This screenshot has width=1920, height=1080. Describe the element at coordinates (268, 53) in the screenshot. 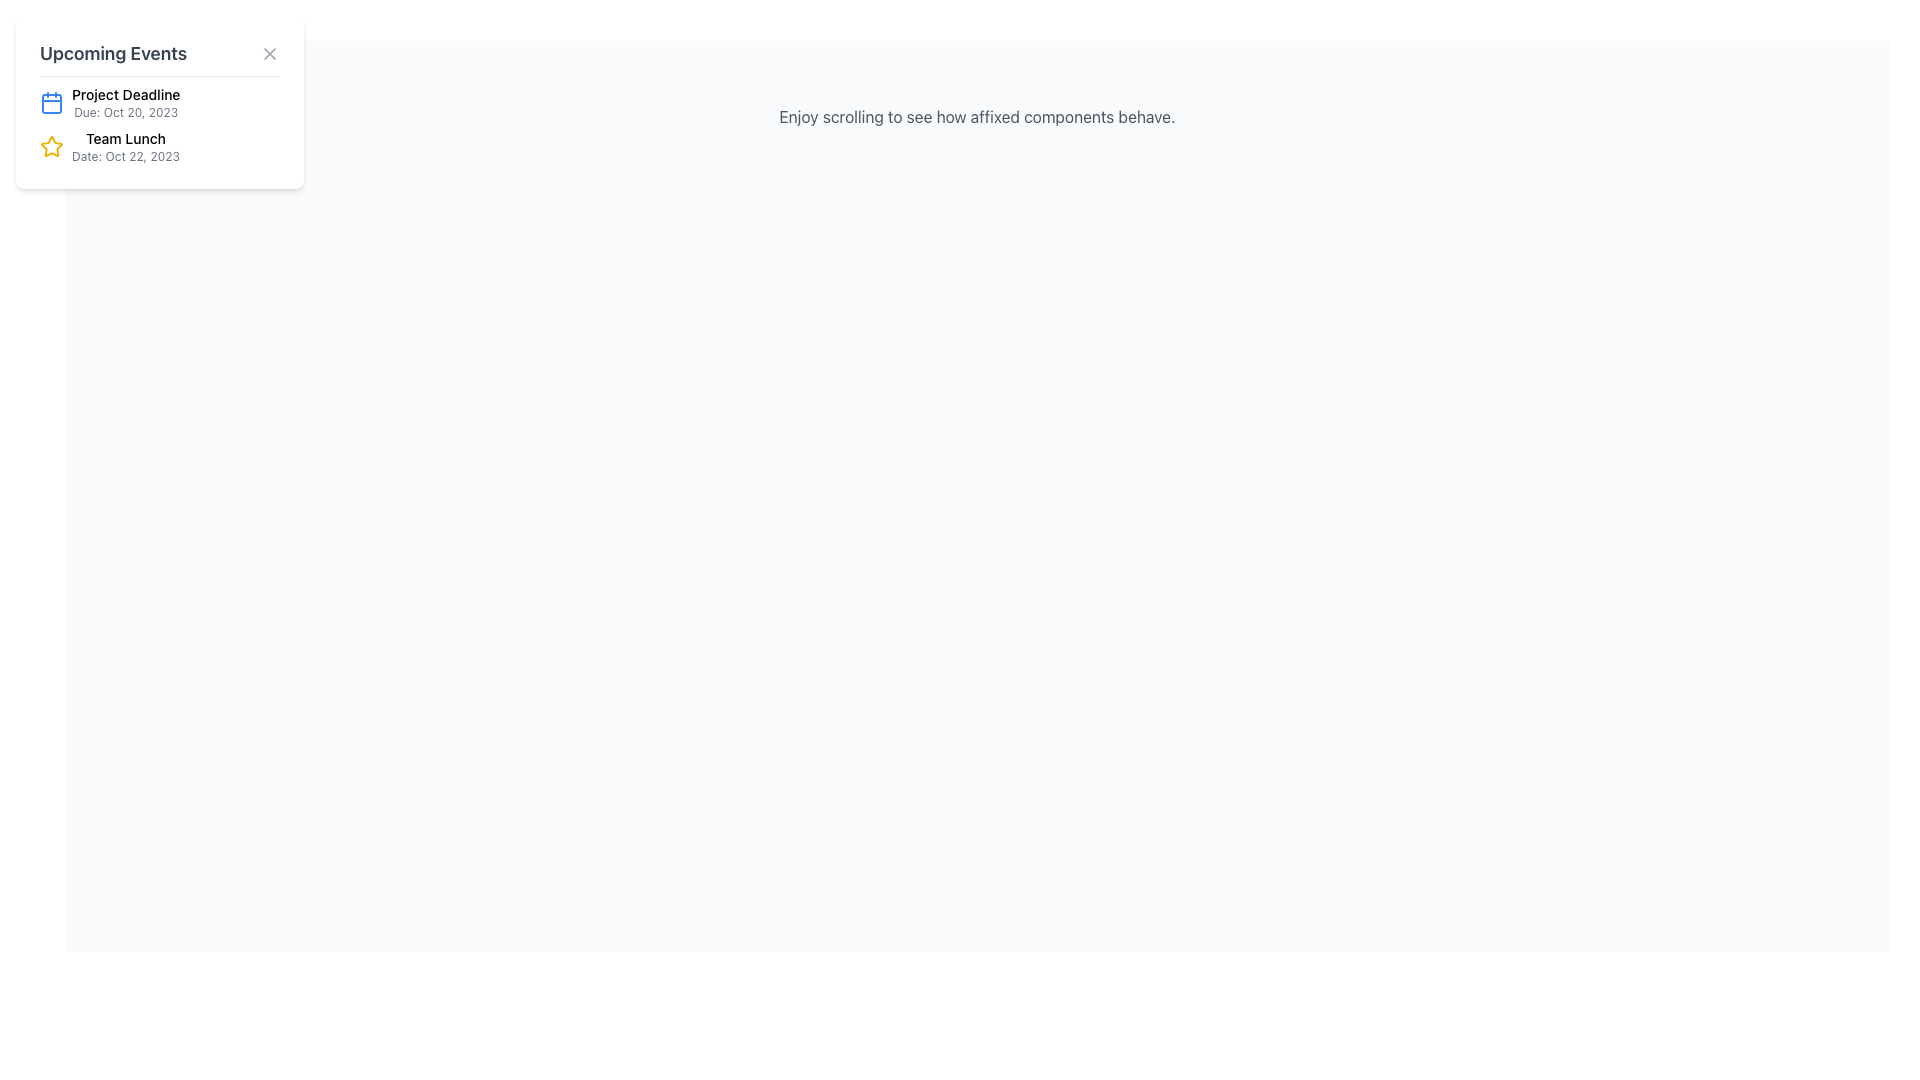

I see `the Icon button located at the top-right corner of the 'Upcoming Events' section to change its color` at that location.